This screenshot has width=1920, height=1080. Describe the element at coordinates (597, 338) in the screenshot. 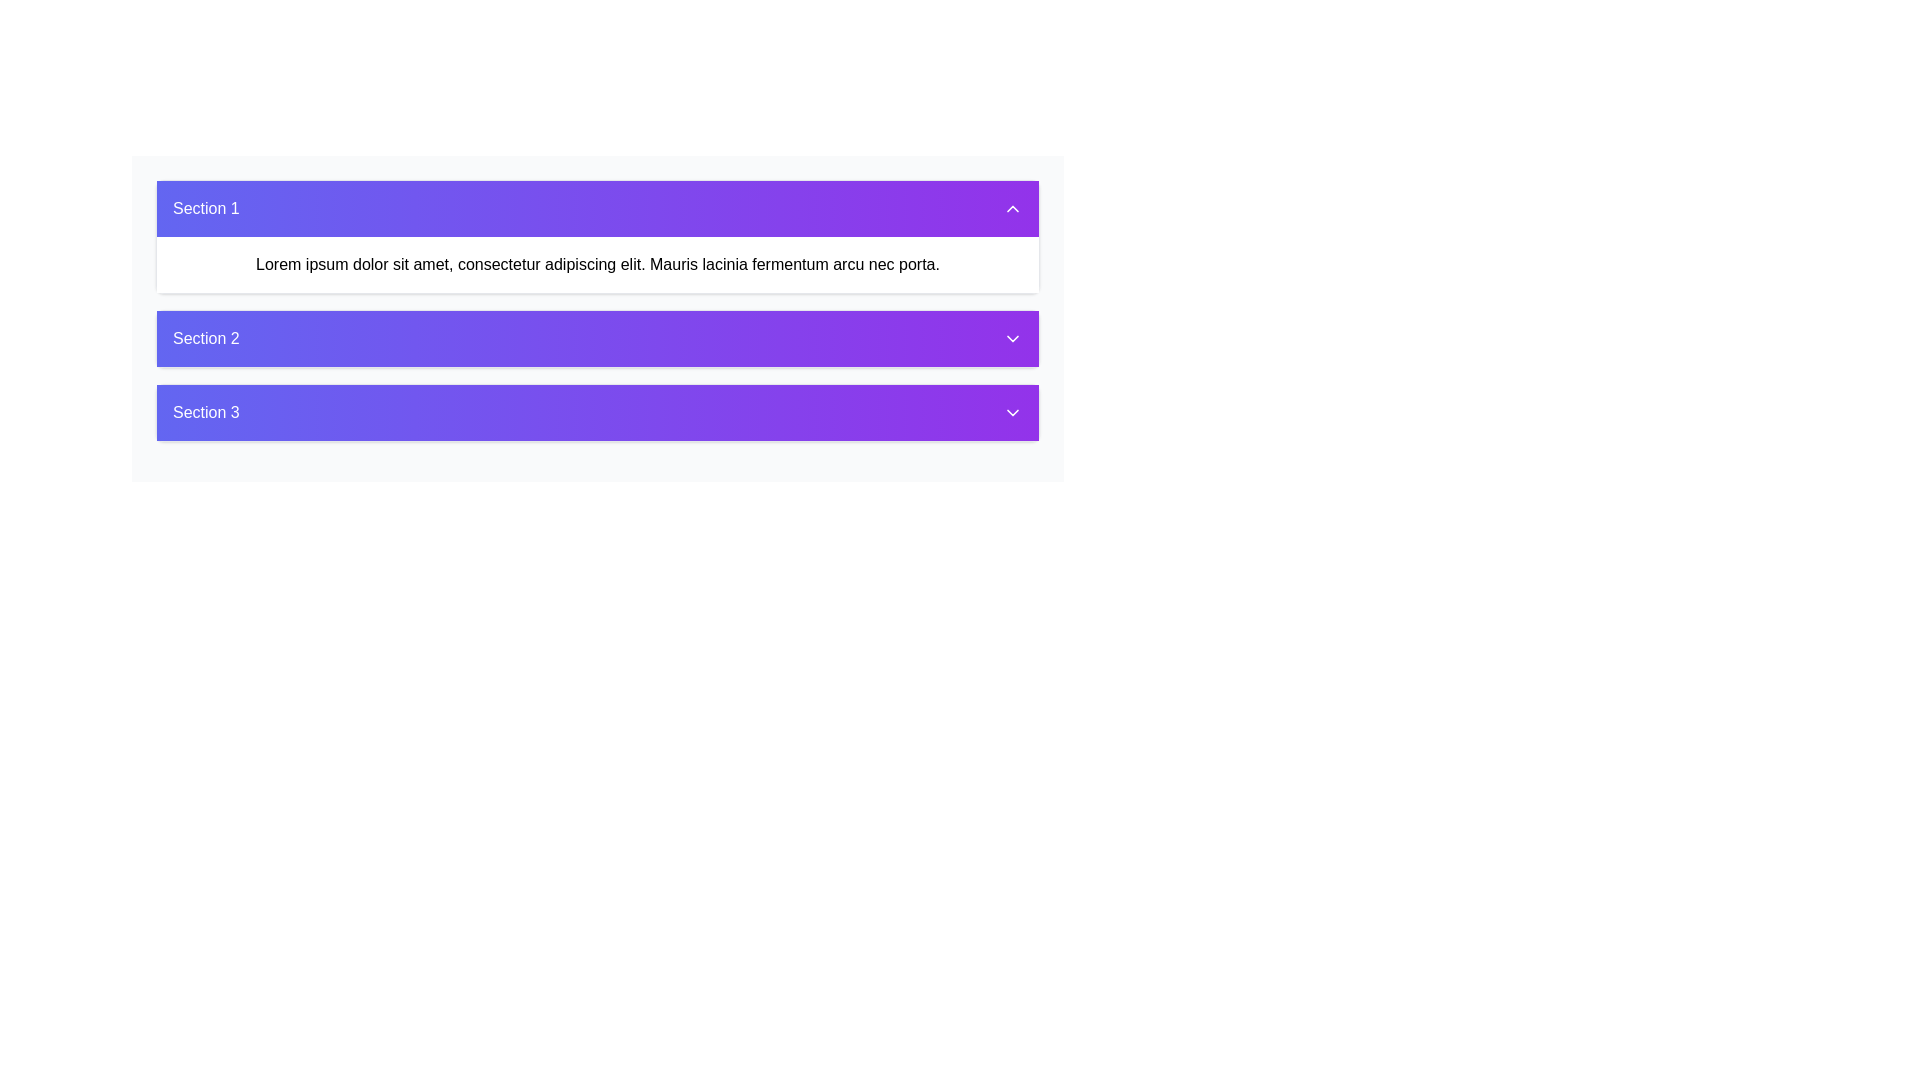

I see `the 'Section 2' button with a gradient background` at that location.